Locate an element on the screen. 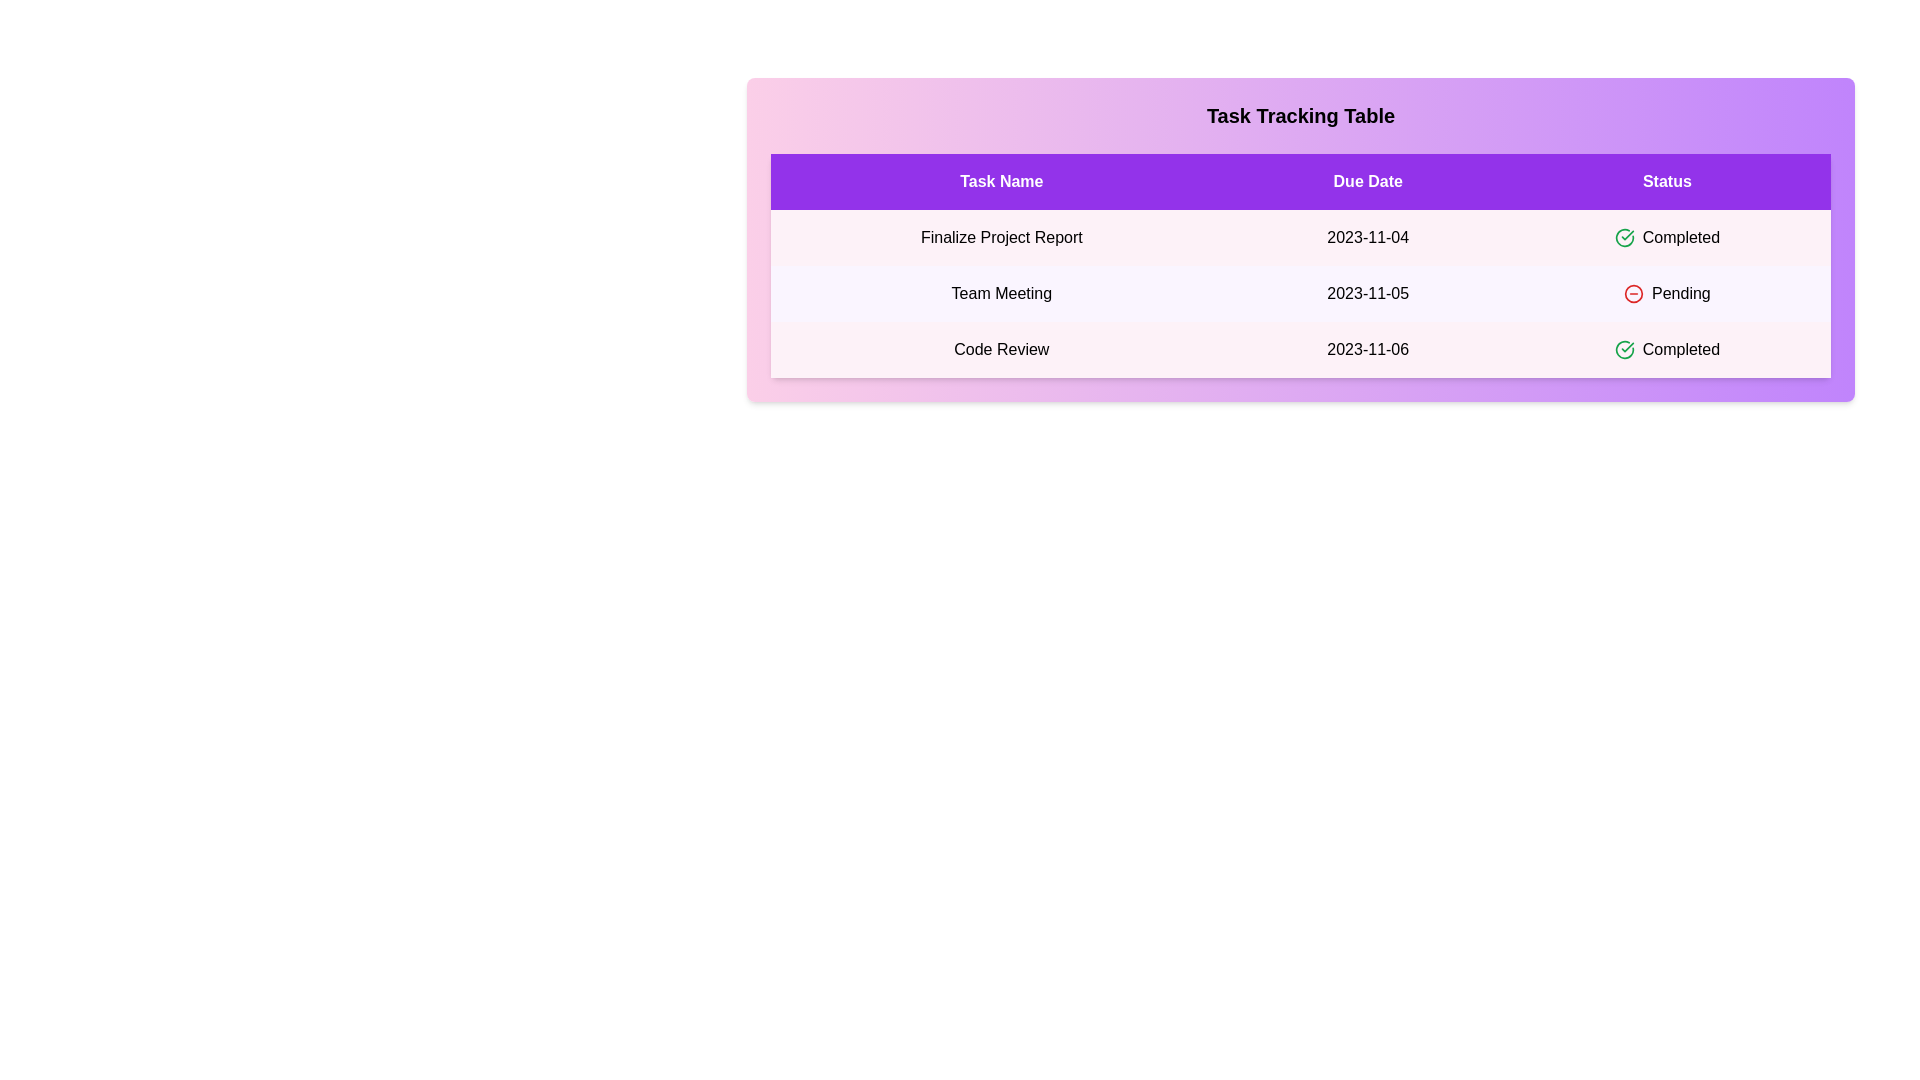 This screenshot has width=1920, height=1080. the text 'Finalize Project Report' in the table cell is located at coordinates (1001, 237).